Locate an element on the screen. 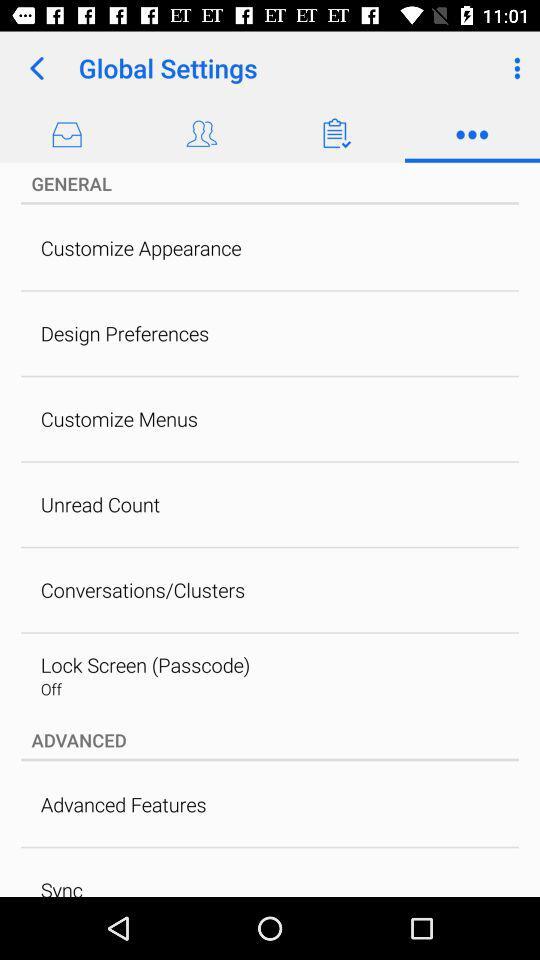 The image size is (540, 960). the advanced features item is located at coordinates (123, 804).